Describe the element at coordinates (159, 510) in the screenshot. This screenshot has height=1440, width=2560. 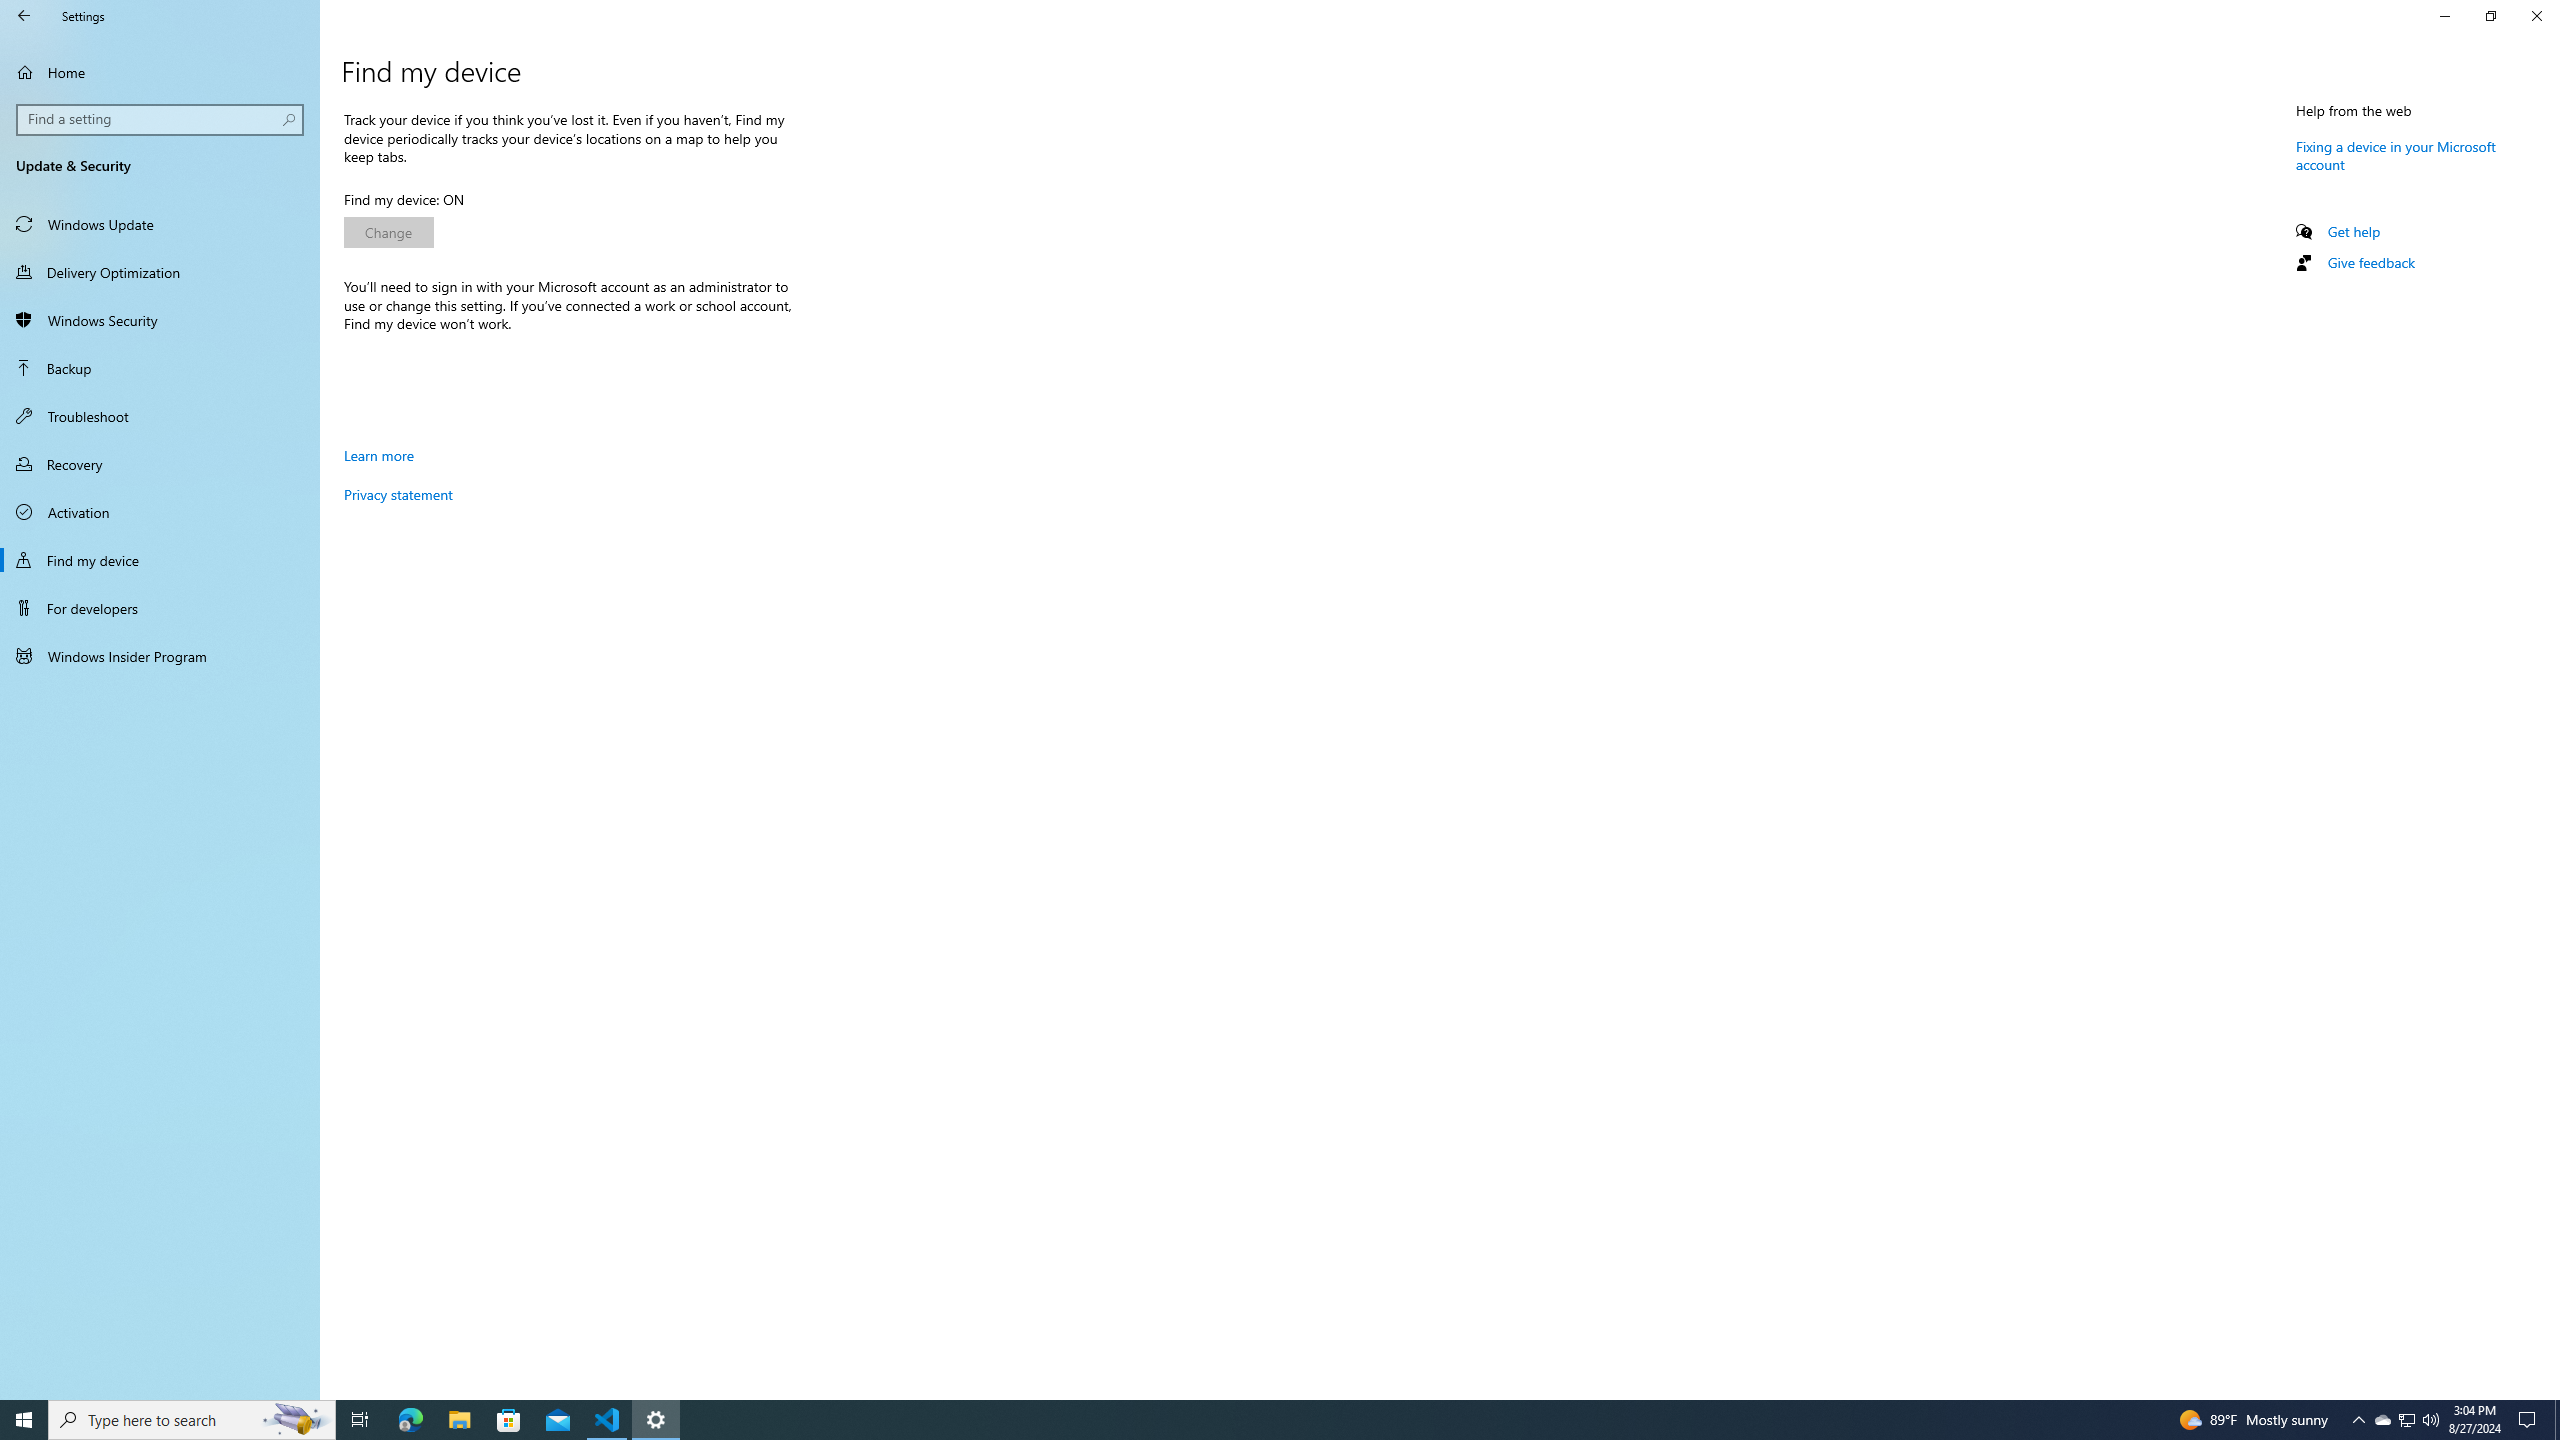
I see `'Activation'` at that location.